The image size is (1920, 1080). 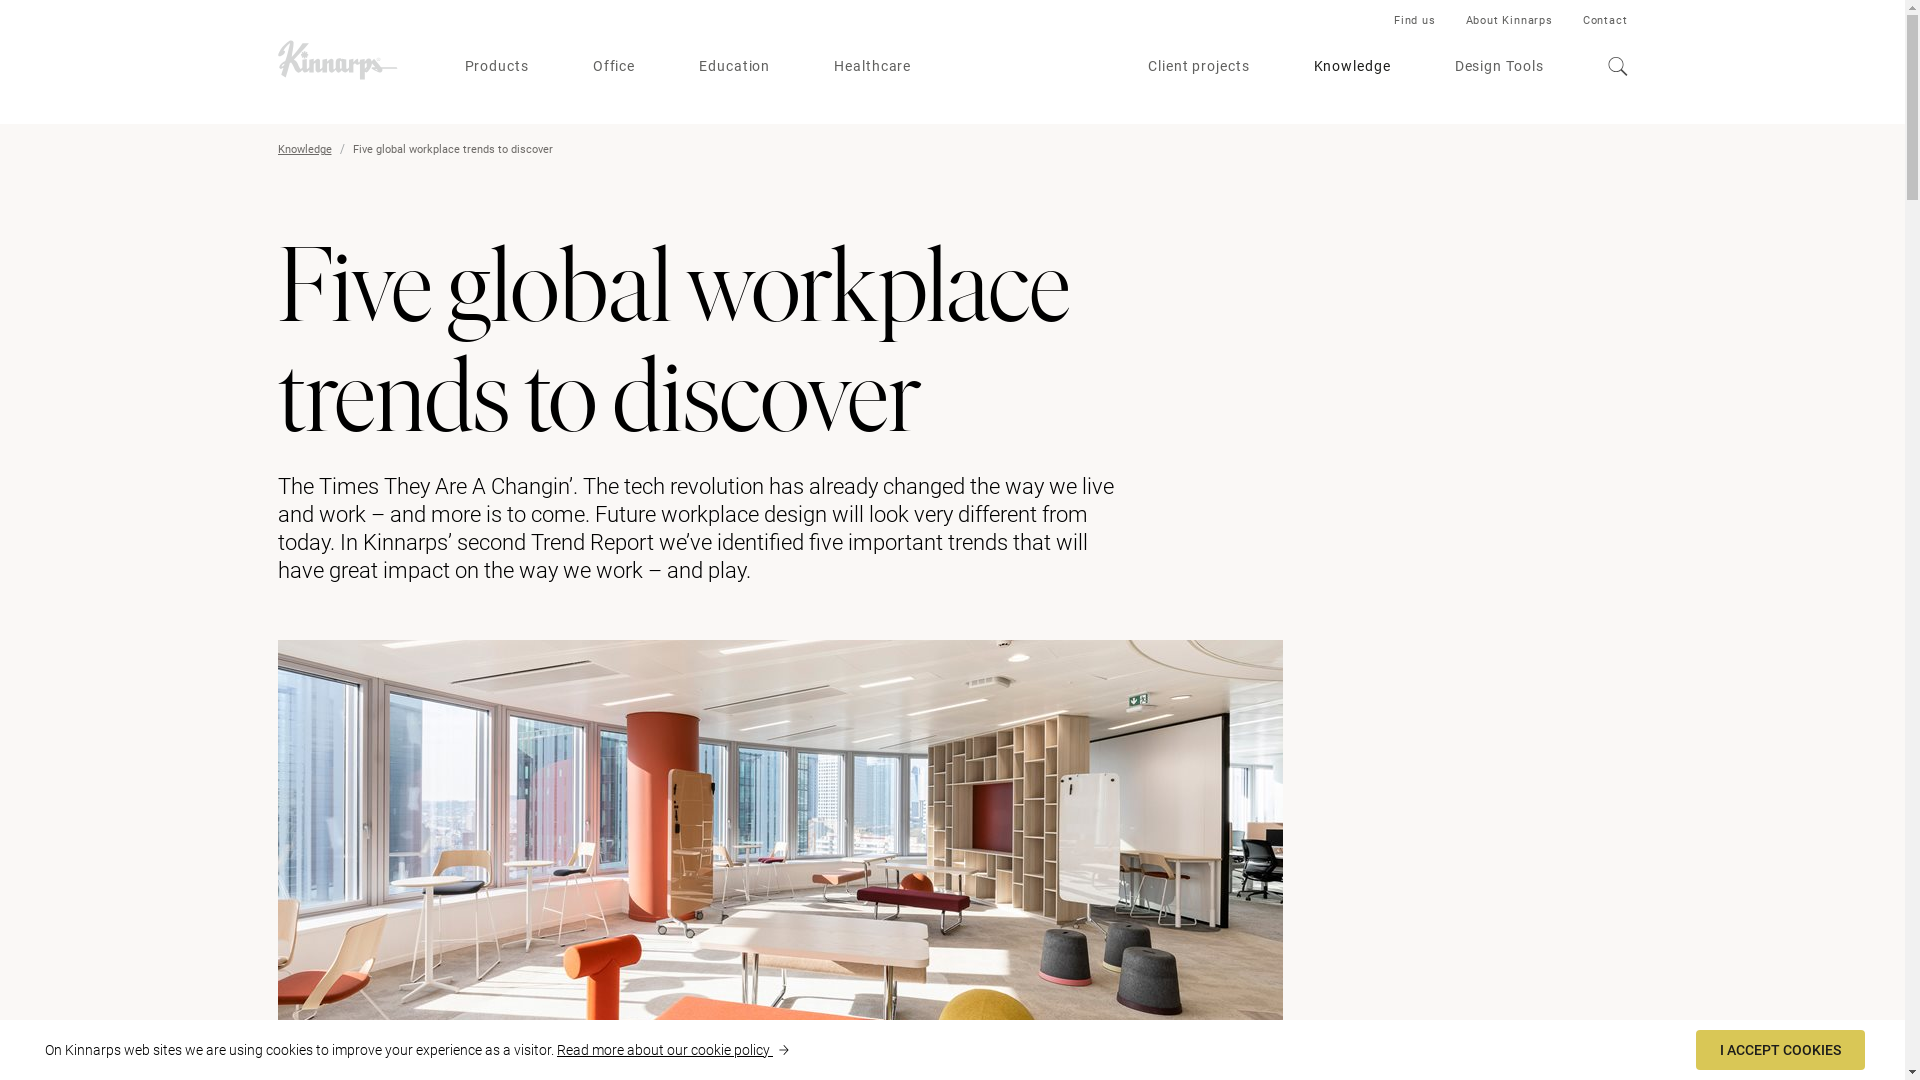 What do you see at coordinates (304, 148) in the screenshot?
I see `'Knowledge'` at bounding box center [304, 148].